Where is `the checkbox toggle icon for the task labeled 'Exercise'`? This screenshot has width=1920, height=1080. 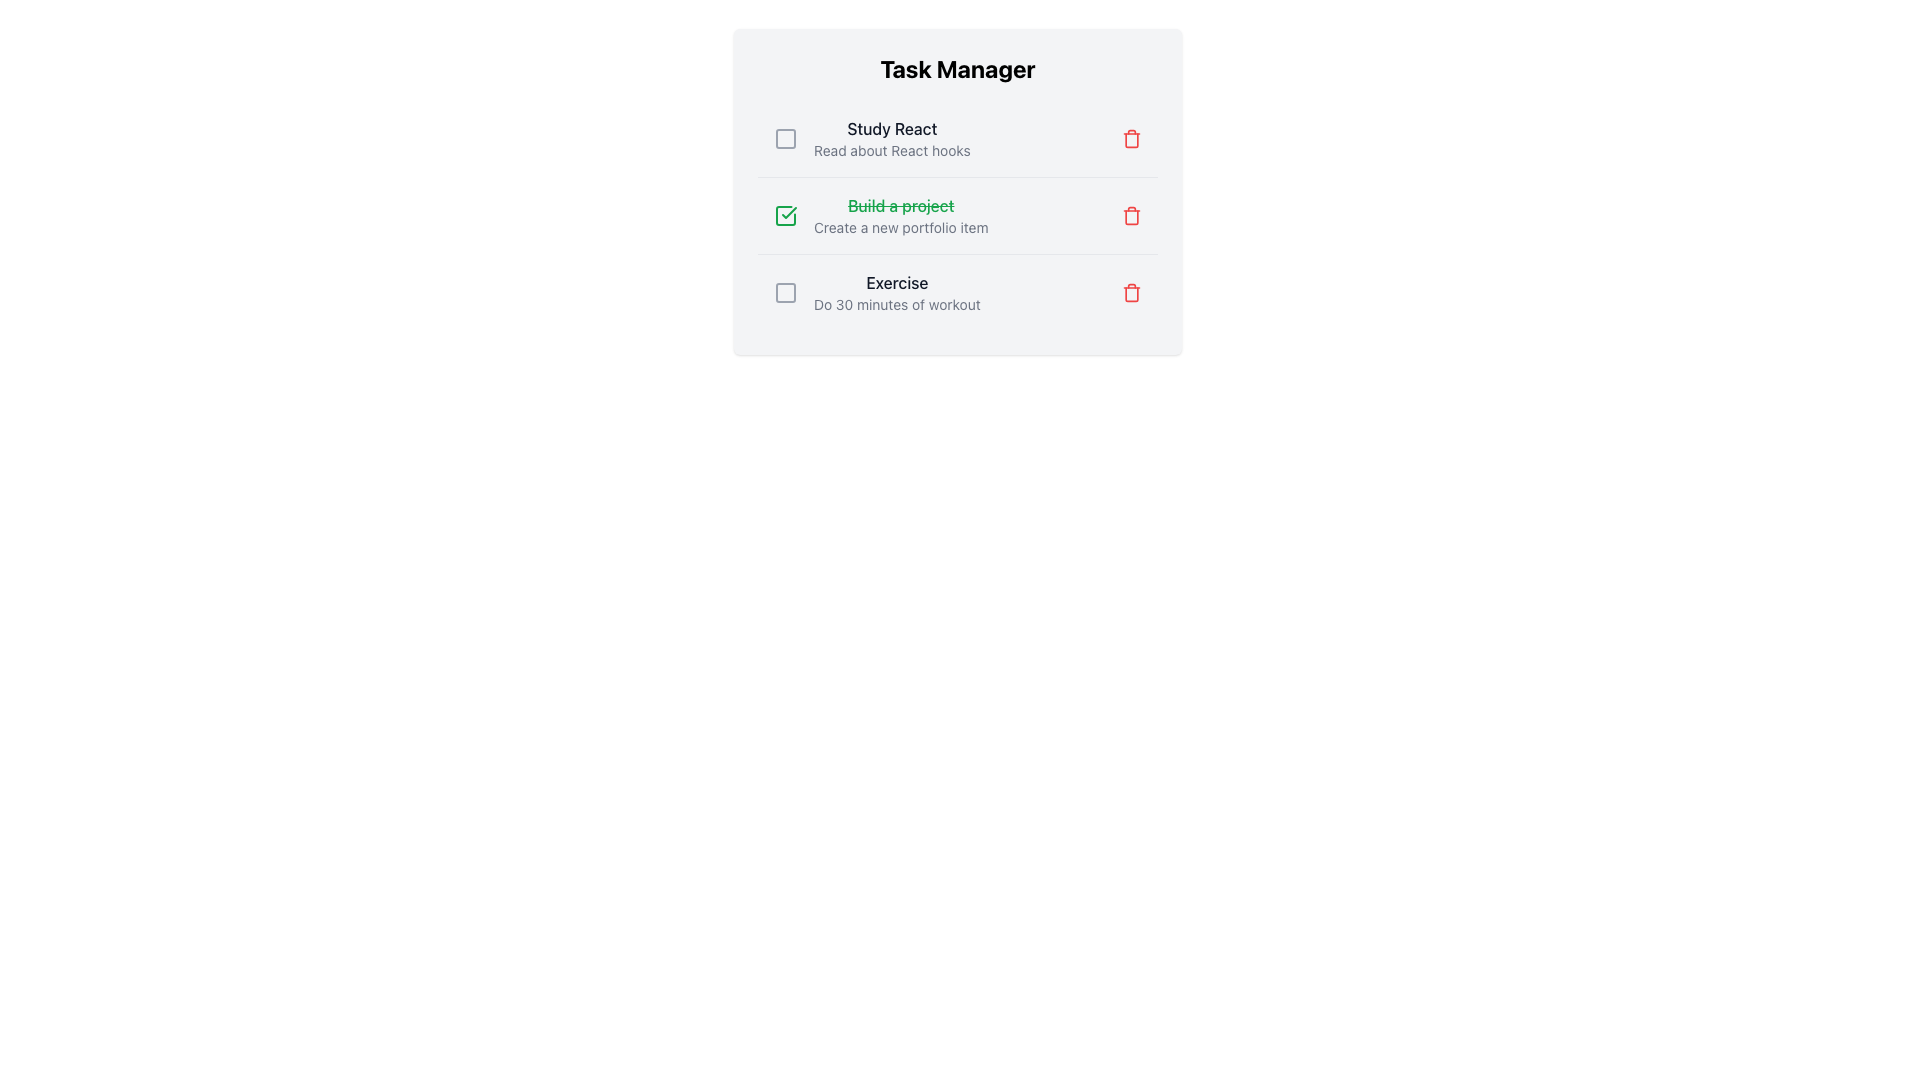
the checkbox toggle icon for the task labeled 'Exercise' is located at coordinates (785, 293).